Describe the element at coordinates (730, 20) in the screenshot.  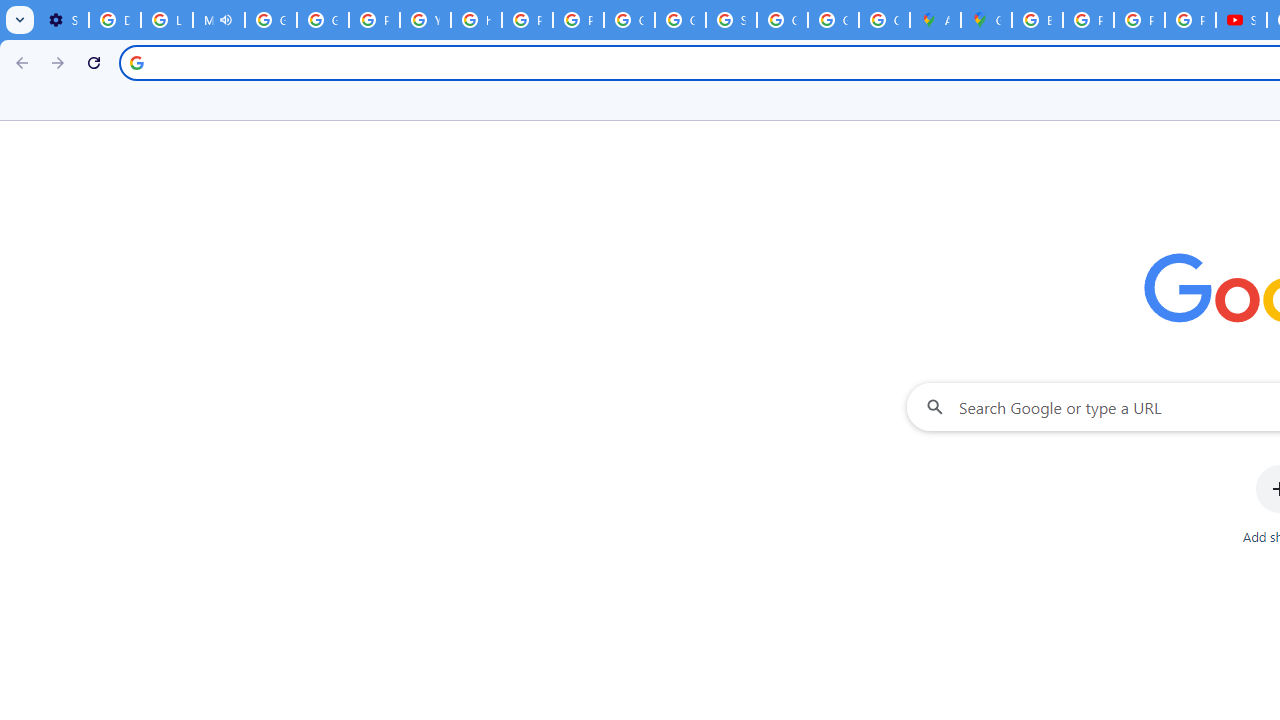
I see `'Sign in - Google Accounts'` at that location.